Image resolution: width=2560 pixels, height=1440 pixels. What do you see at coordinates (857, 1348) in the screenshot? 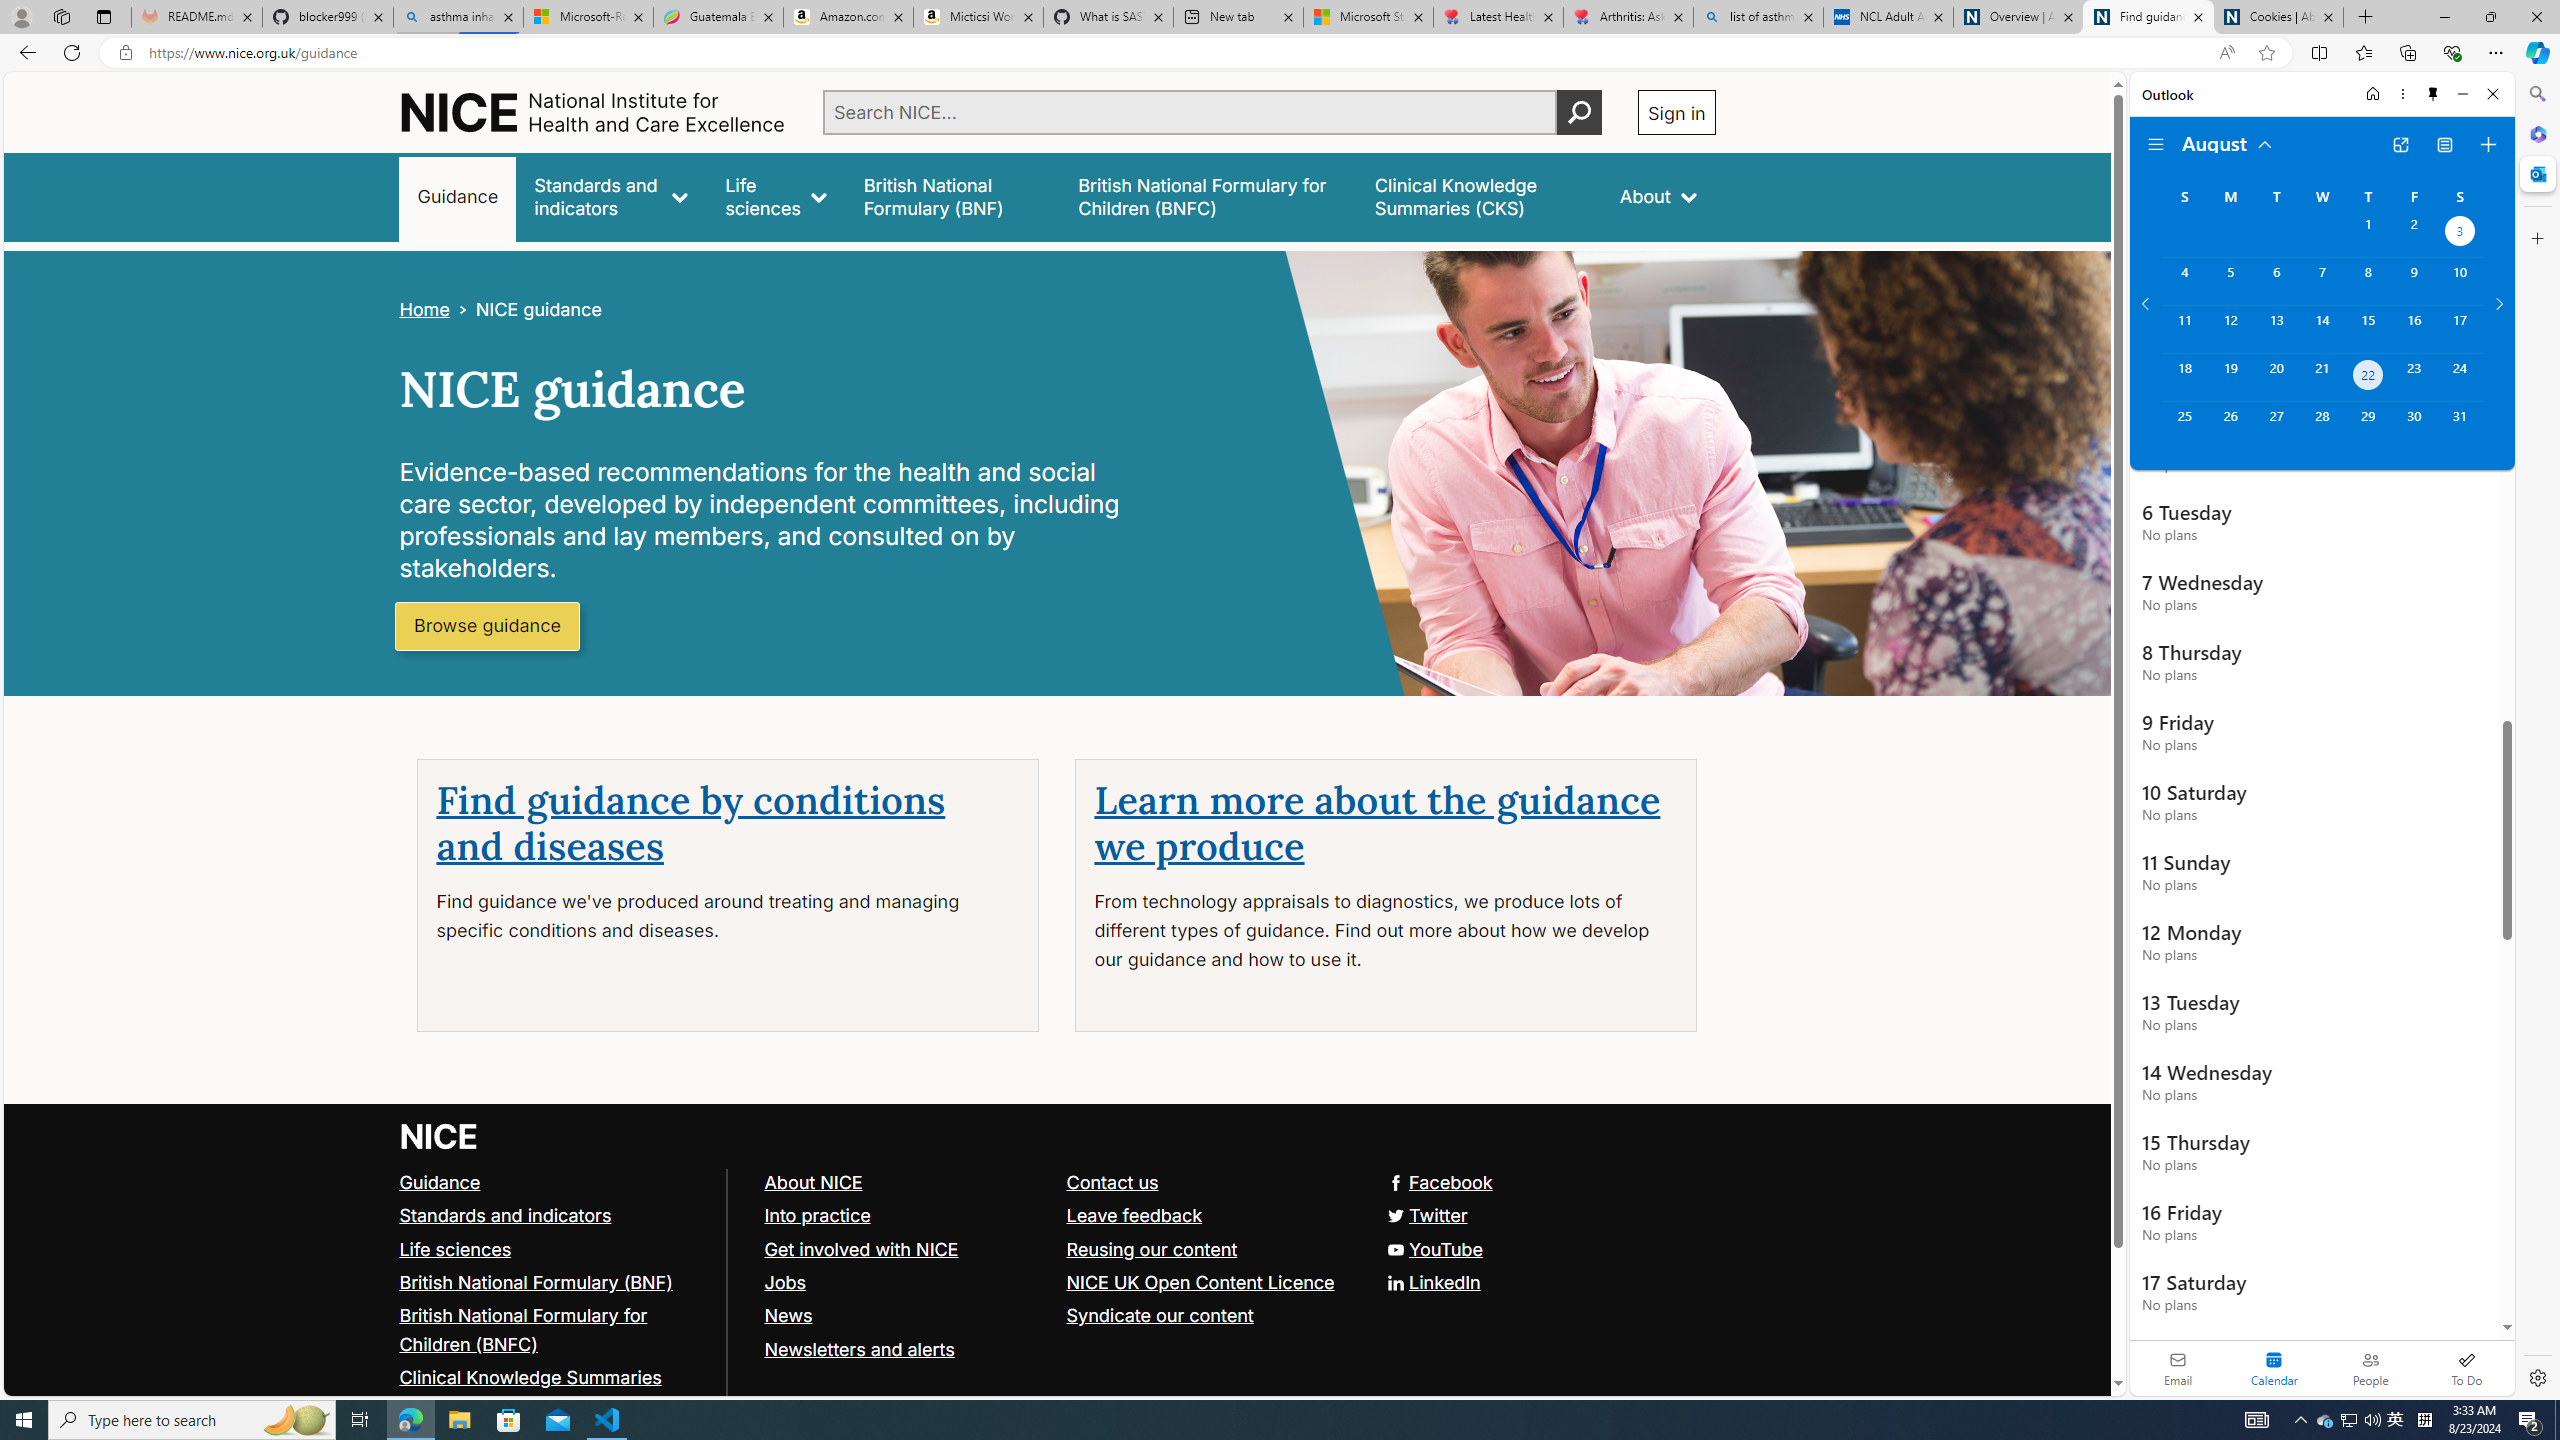
I see `'Newsletters and alerts'` at bounding box center [857, 1348].